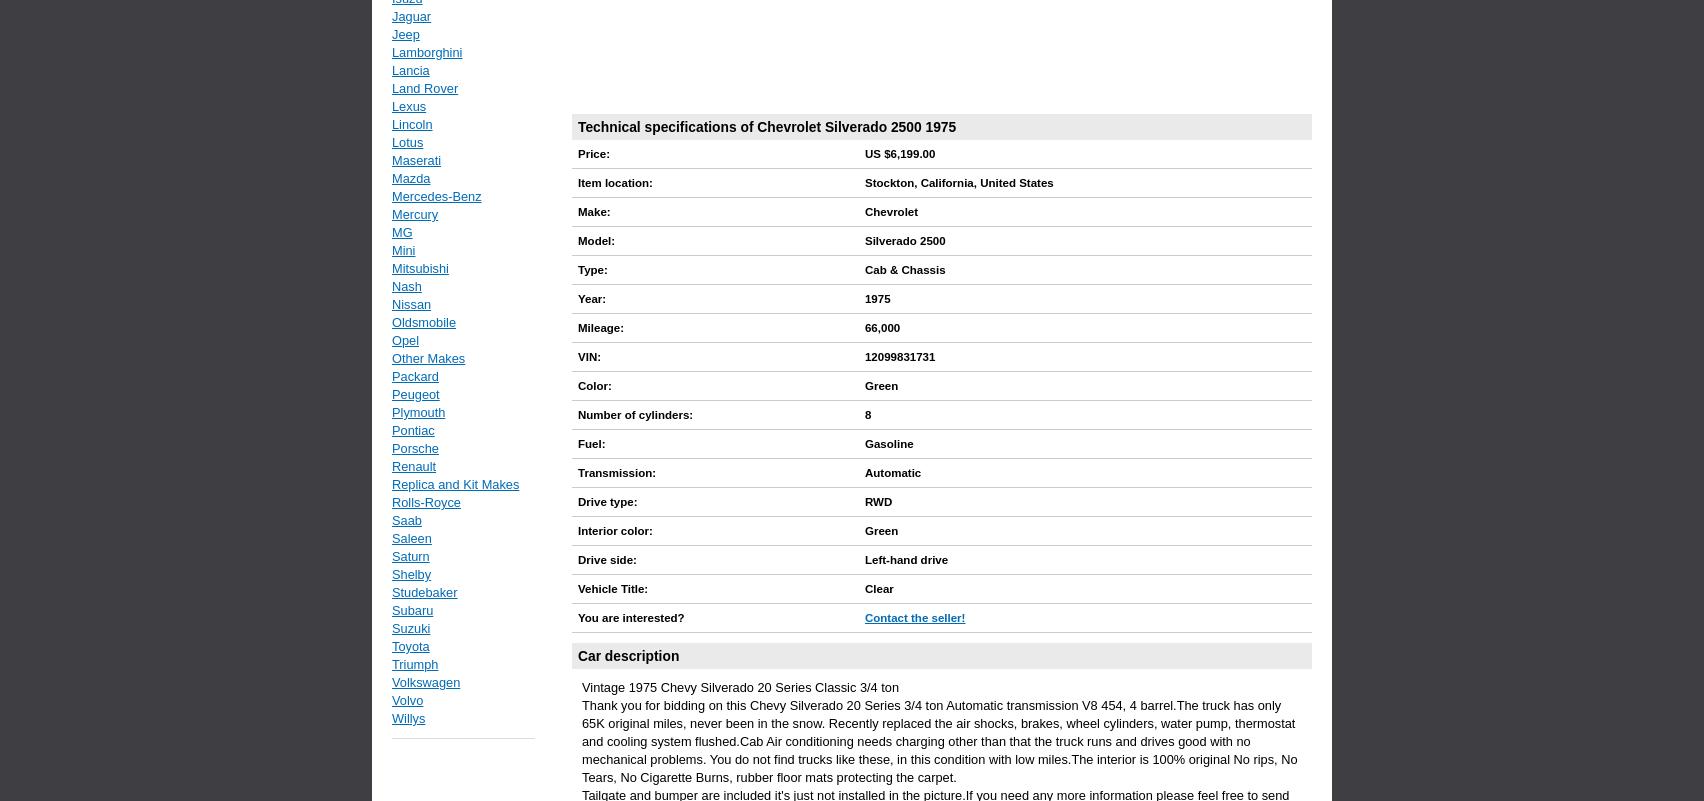 This screenshot has width=1704, height=801. What do you see at coordinates (390, 376) in the screenshot?
I see `'Packard'` at bounding box center [390, 376].